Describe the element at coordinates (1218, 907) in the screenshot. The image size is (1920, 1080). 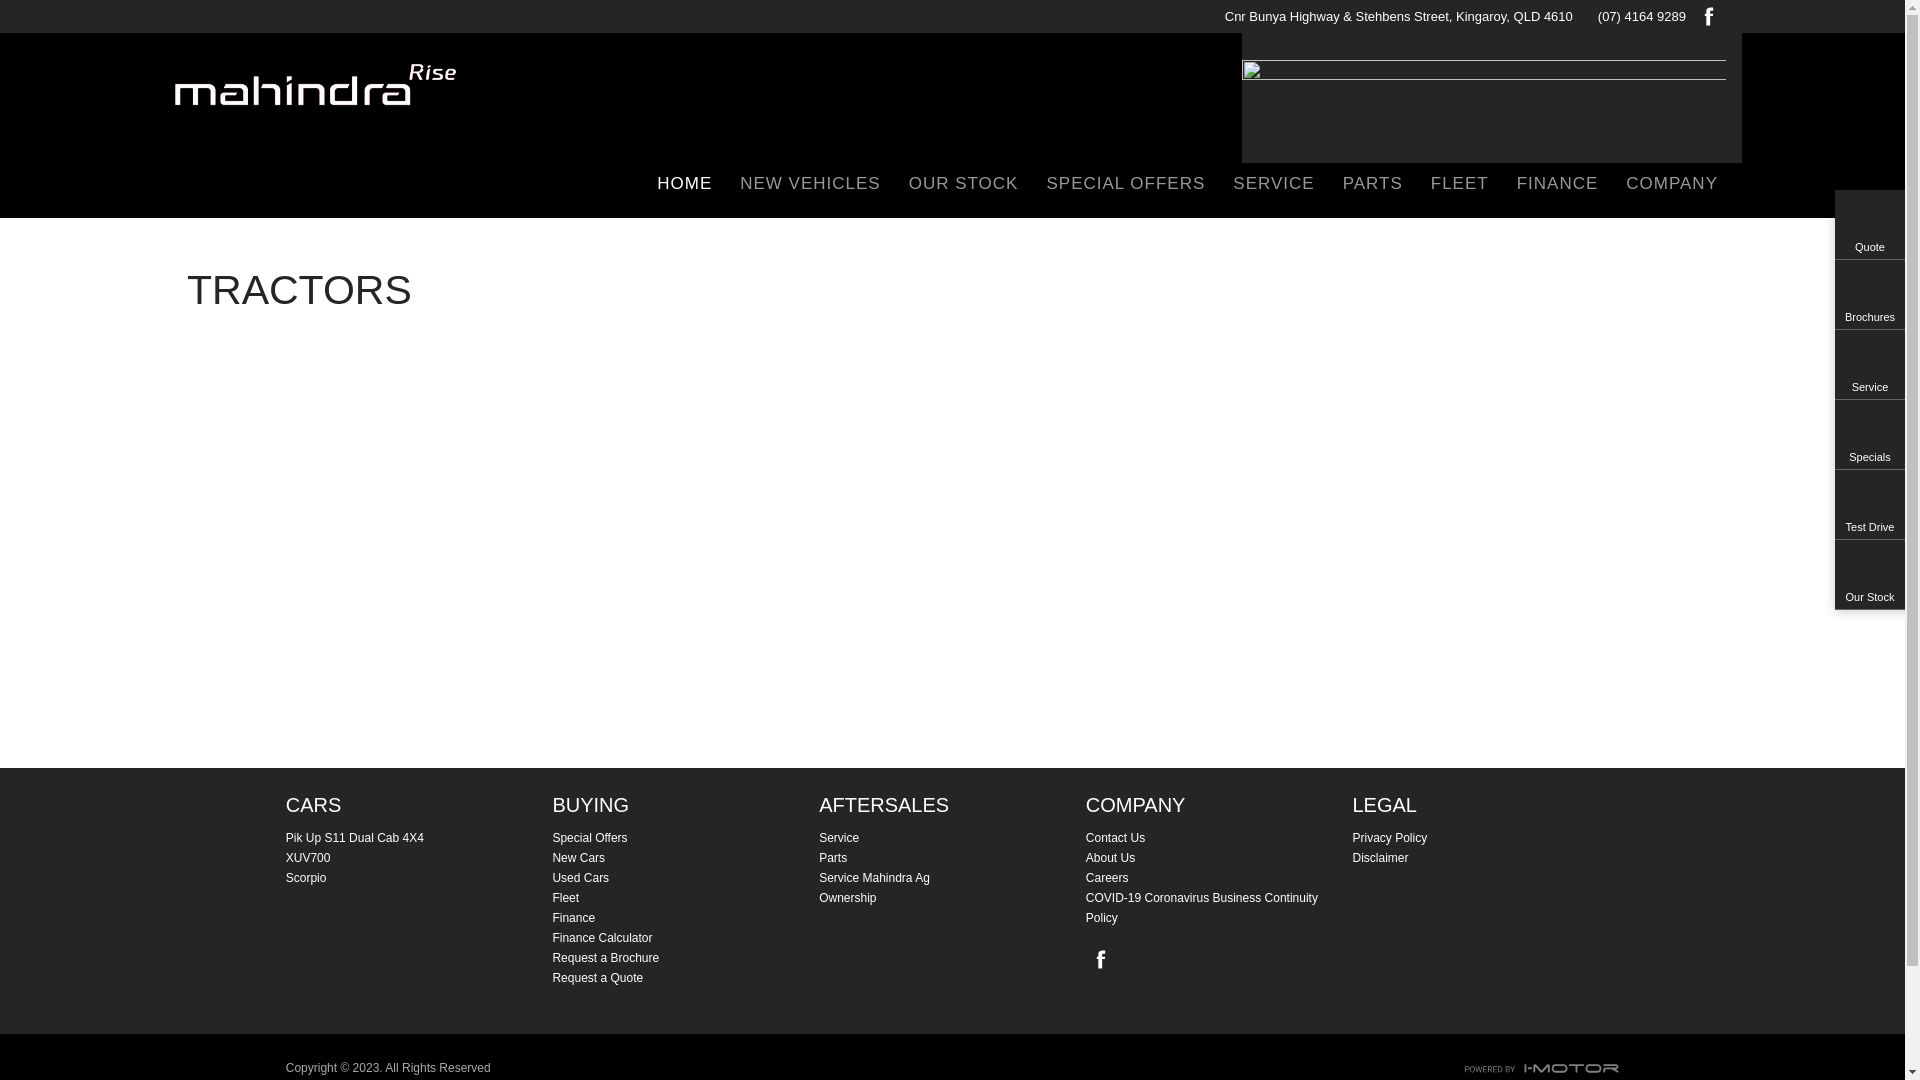
I see `'COVID-19 Coronavirus Business Continuity Policy'` at that location.